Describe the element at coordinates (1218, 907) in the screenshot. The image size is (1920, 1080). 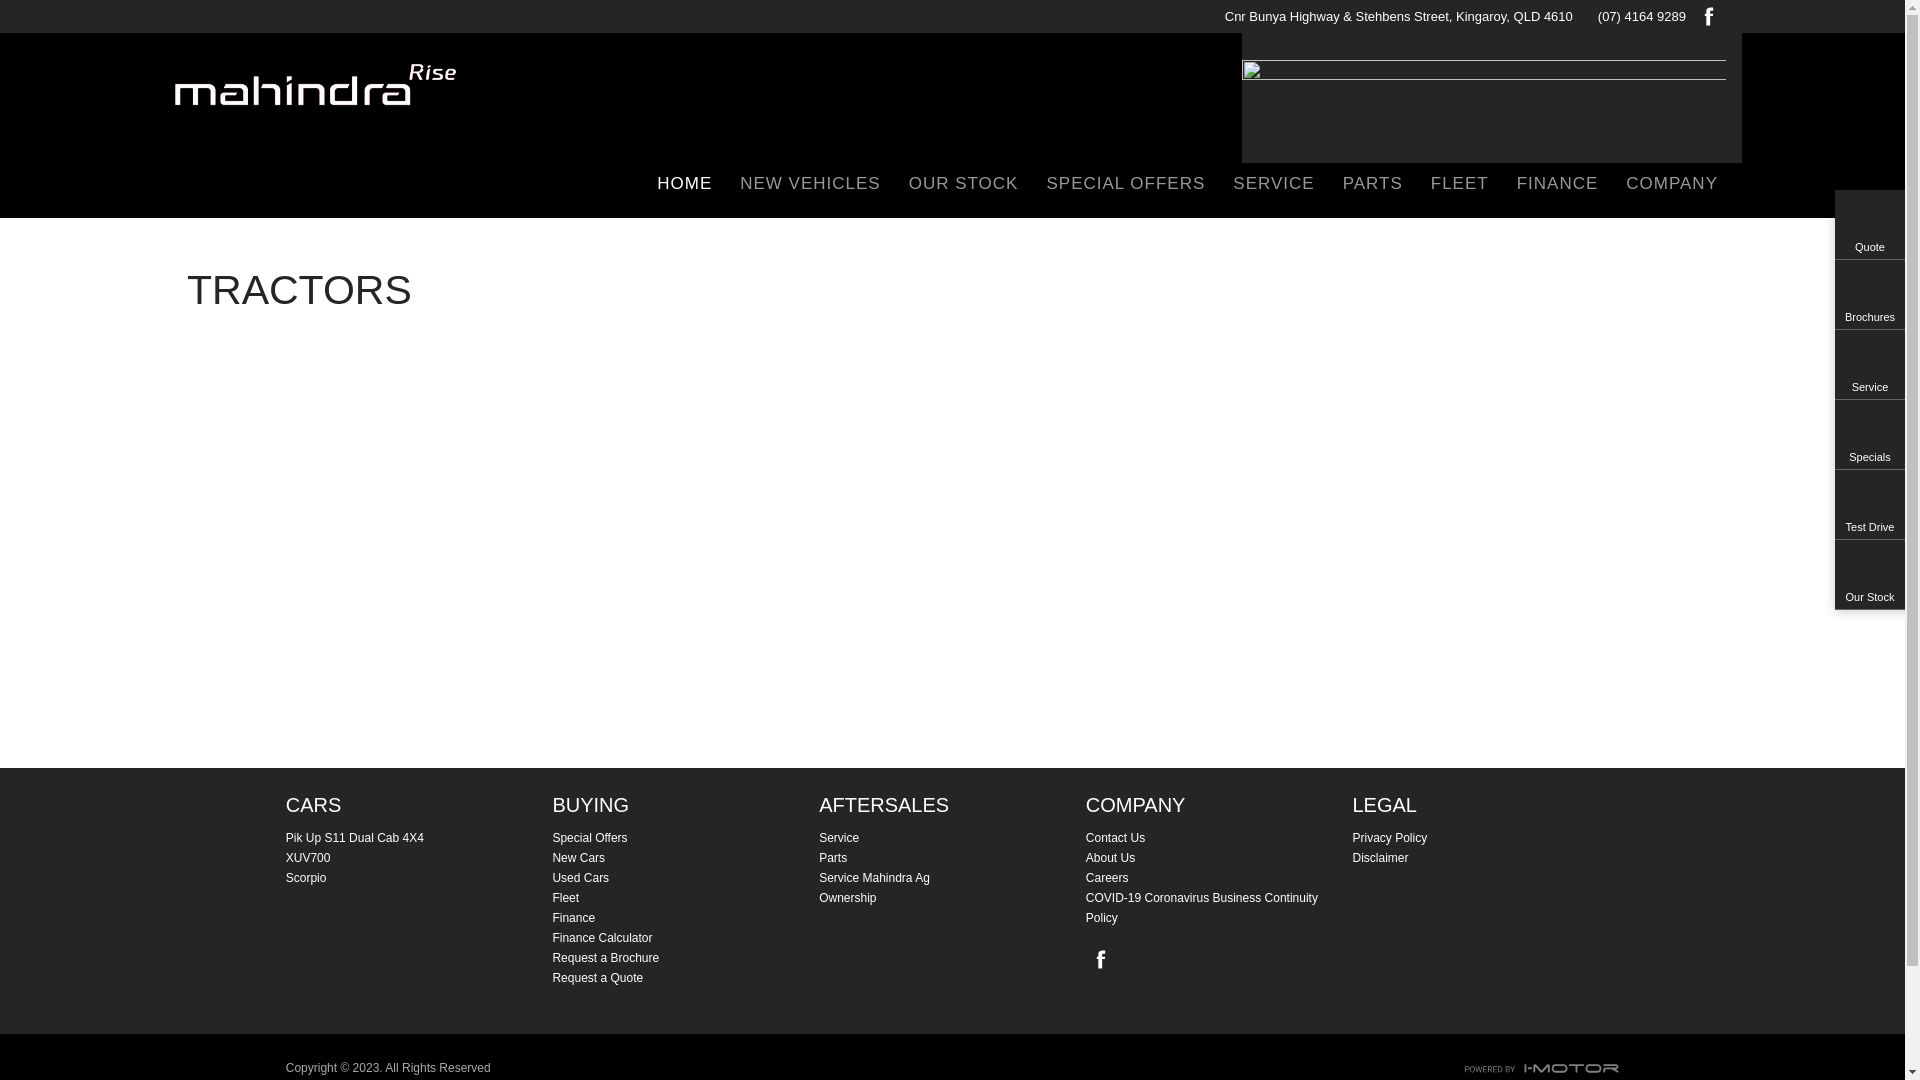
I see `'COVID-19 Coronavirus Business Continuity Policy'` at that location.